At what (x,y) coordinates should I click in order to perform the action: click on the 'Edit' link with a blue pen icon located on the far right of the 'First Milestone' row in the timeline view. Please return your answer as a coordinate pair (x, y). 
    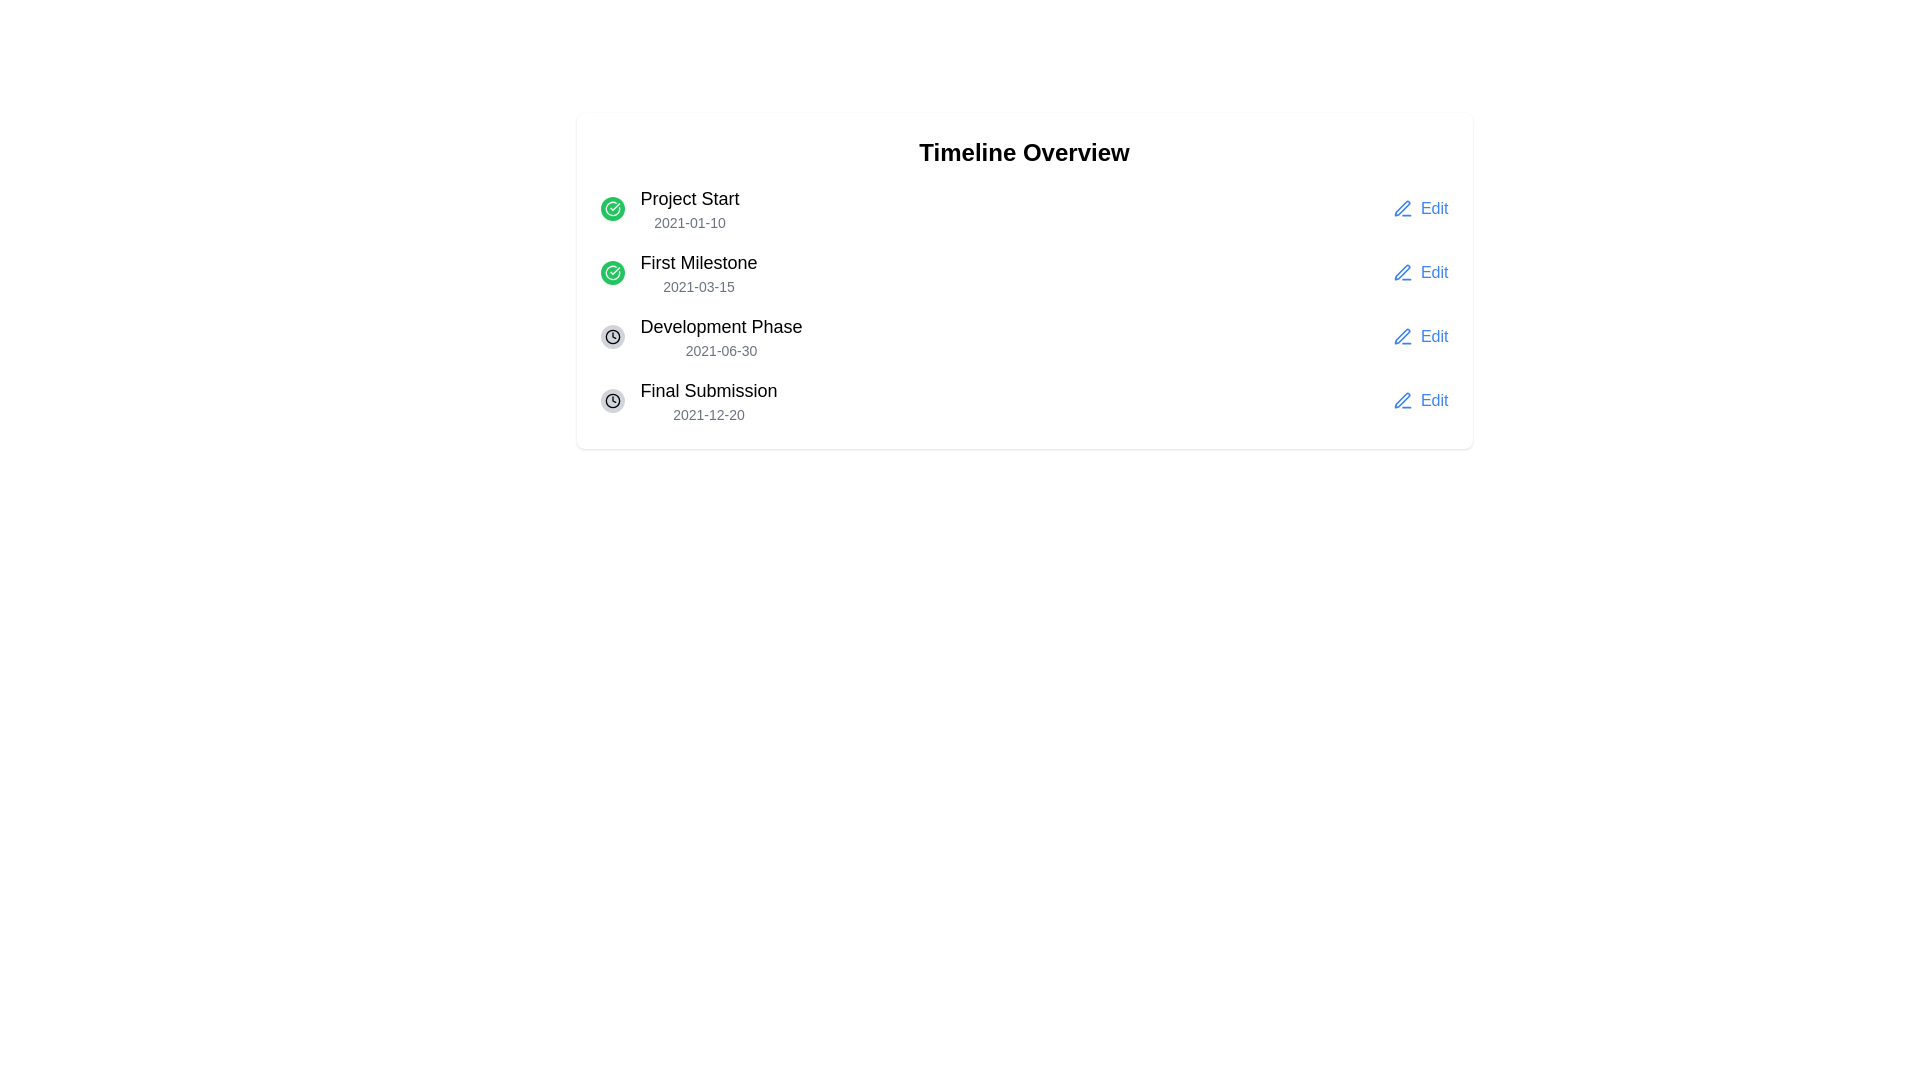
    Looking at the image, I should click on (1419, 273).